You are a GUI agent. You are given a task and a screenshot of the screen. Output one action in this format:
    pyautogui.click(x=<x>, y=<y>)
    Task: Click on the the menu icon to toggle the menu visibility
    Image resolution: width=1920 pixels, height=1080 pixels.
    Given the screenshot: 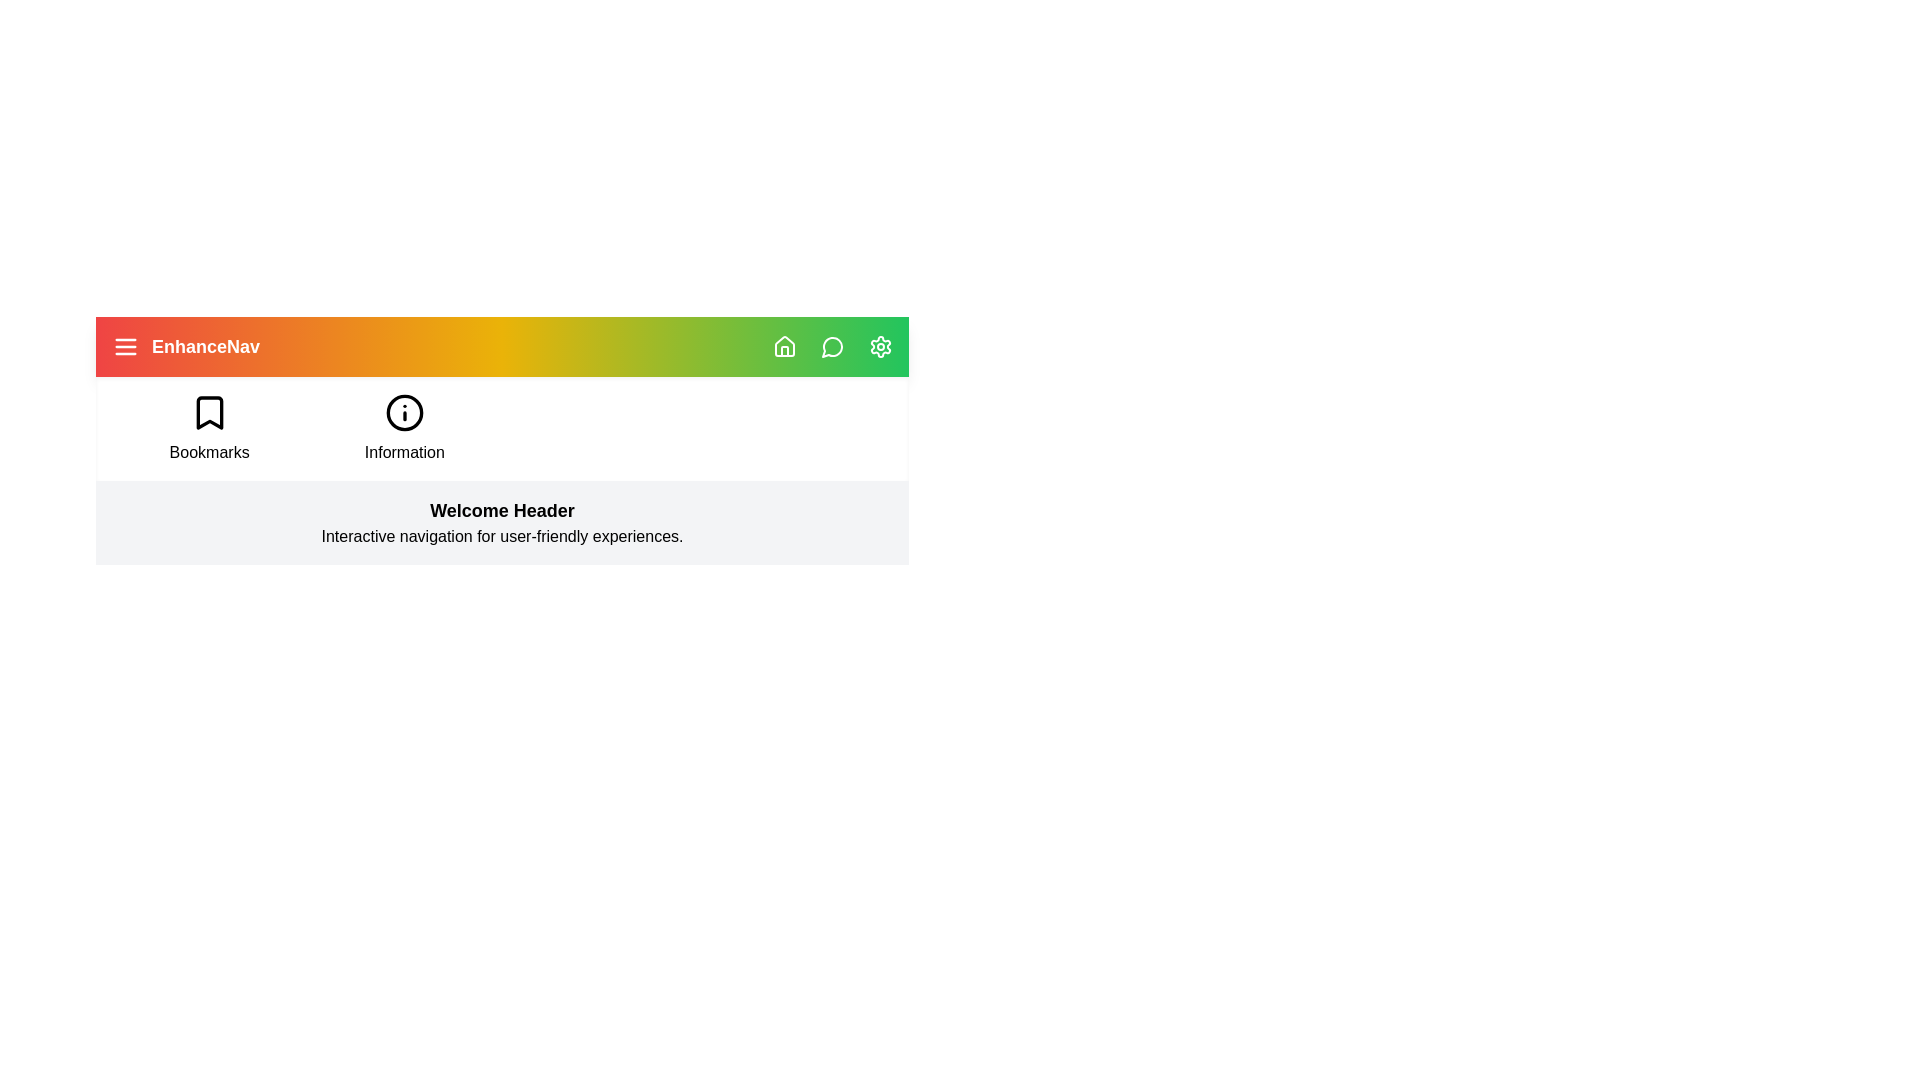 What is the action you would take?
    pyautogui.click(x=124, y=346)
    